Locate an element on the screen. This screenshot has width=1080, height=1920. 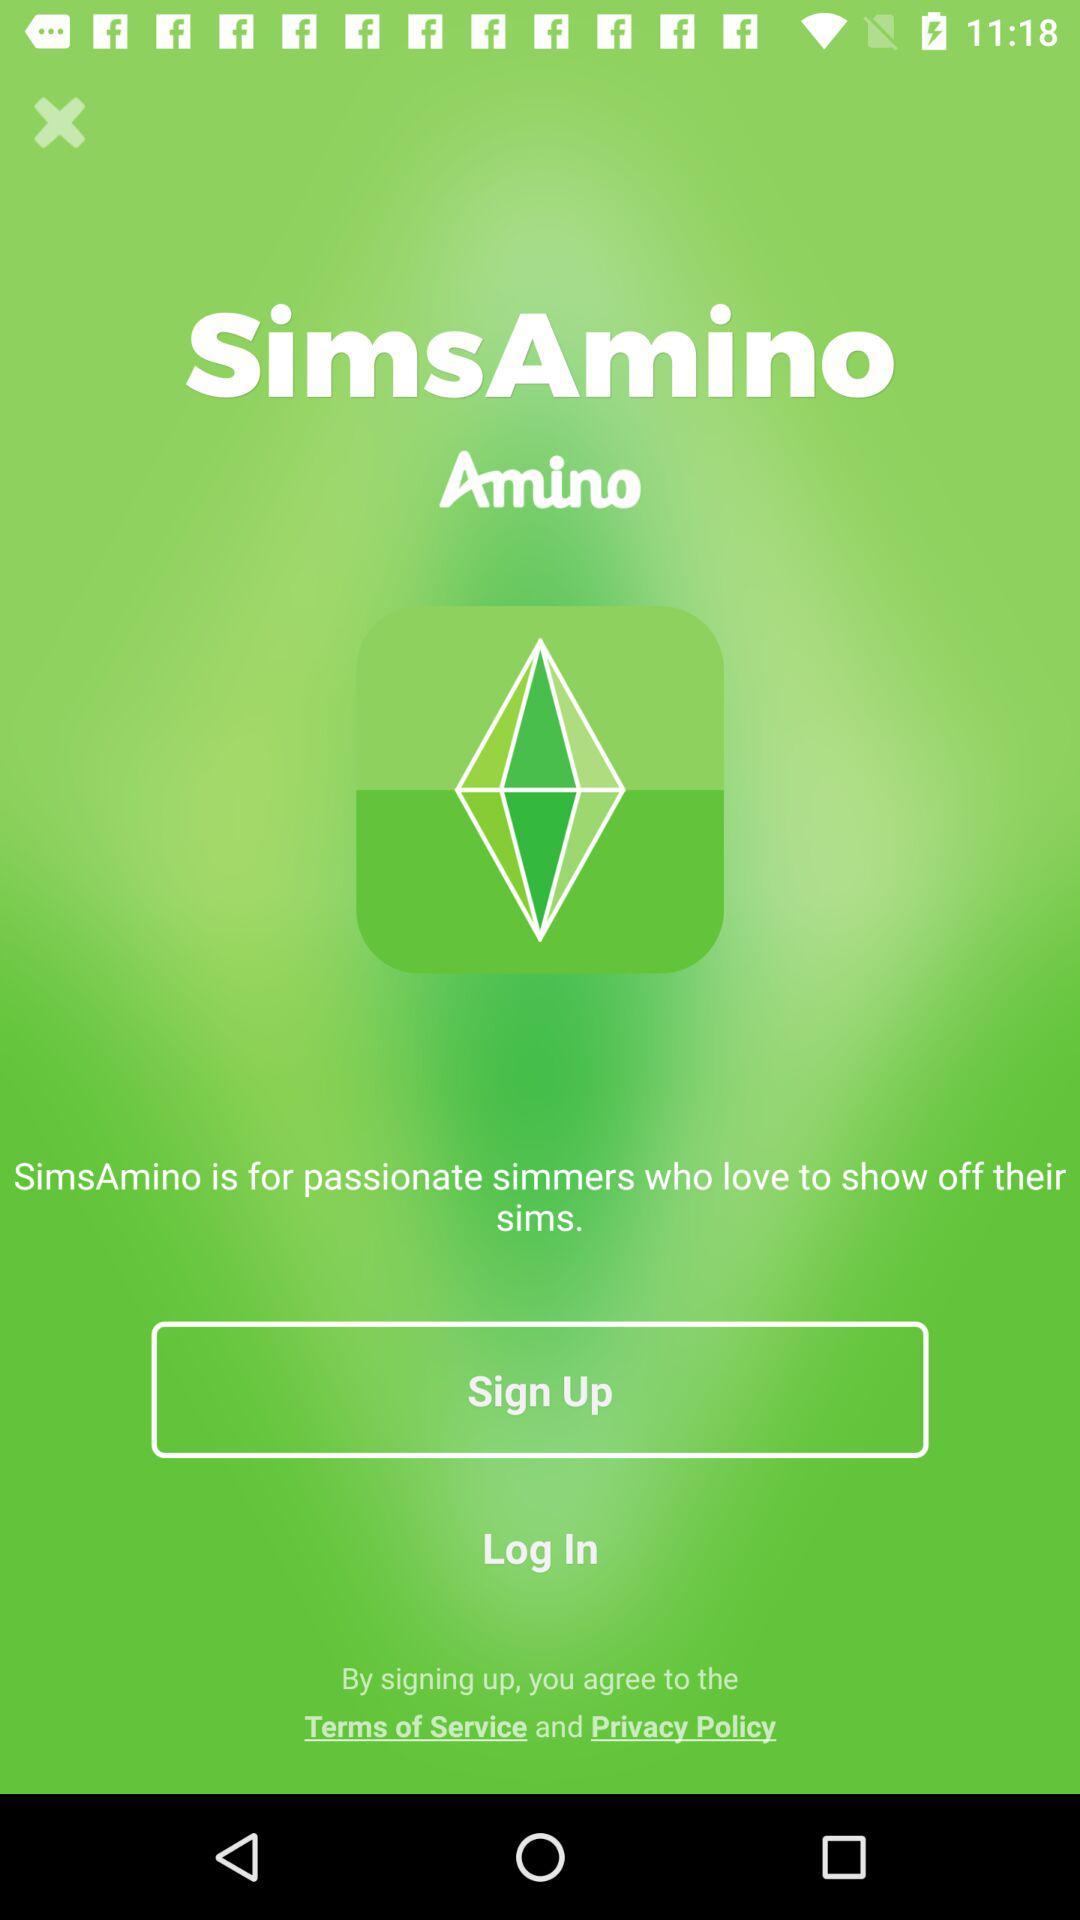
sign up is located at coordinates (540, 1388).